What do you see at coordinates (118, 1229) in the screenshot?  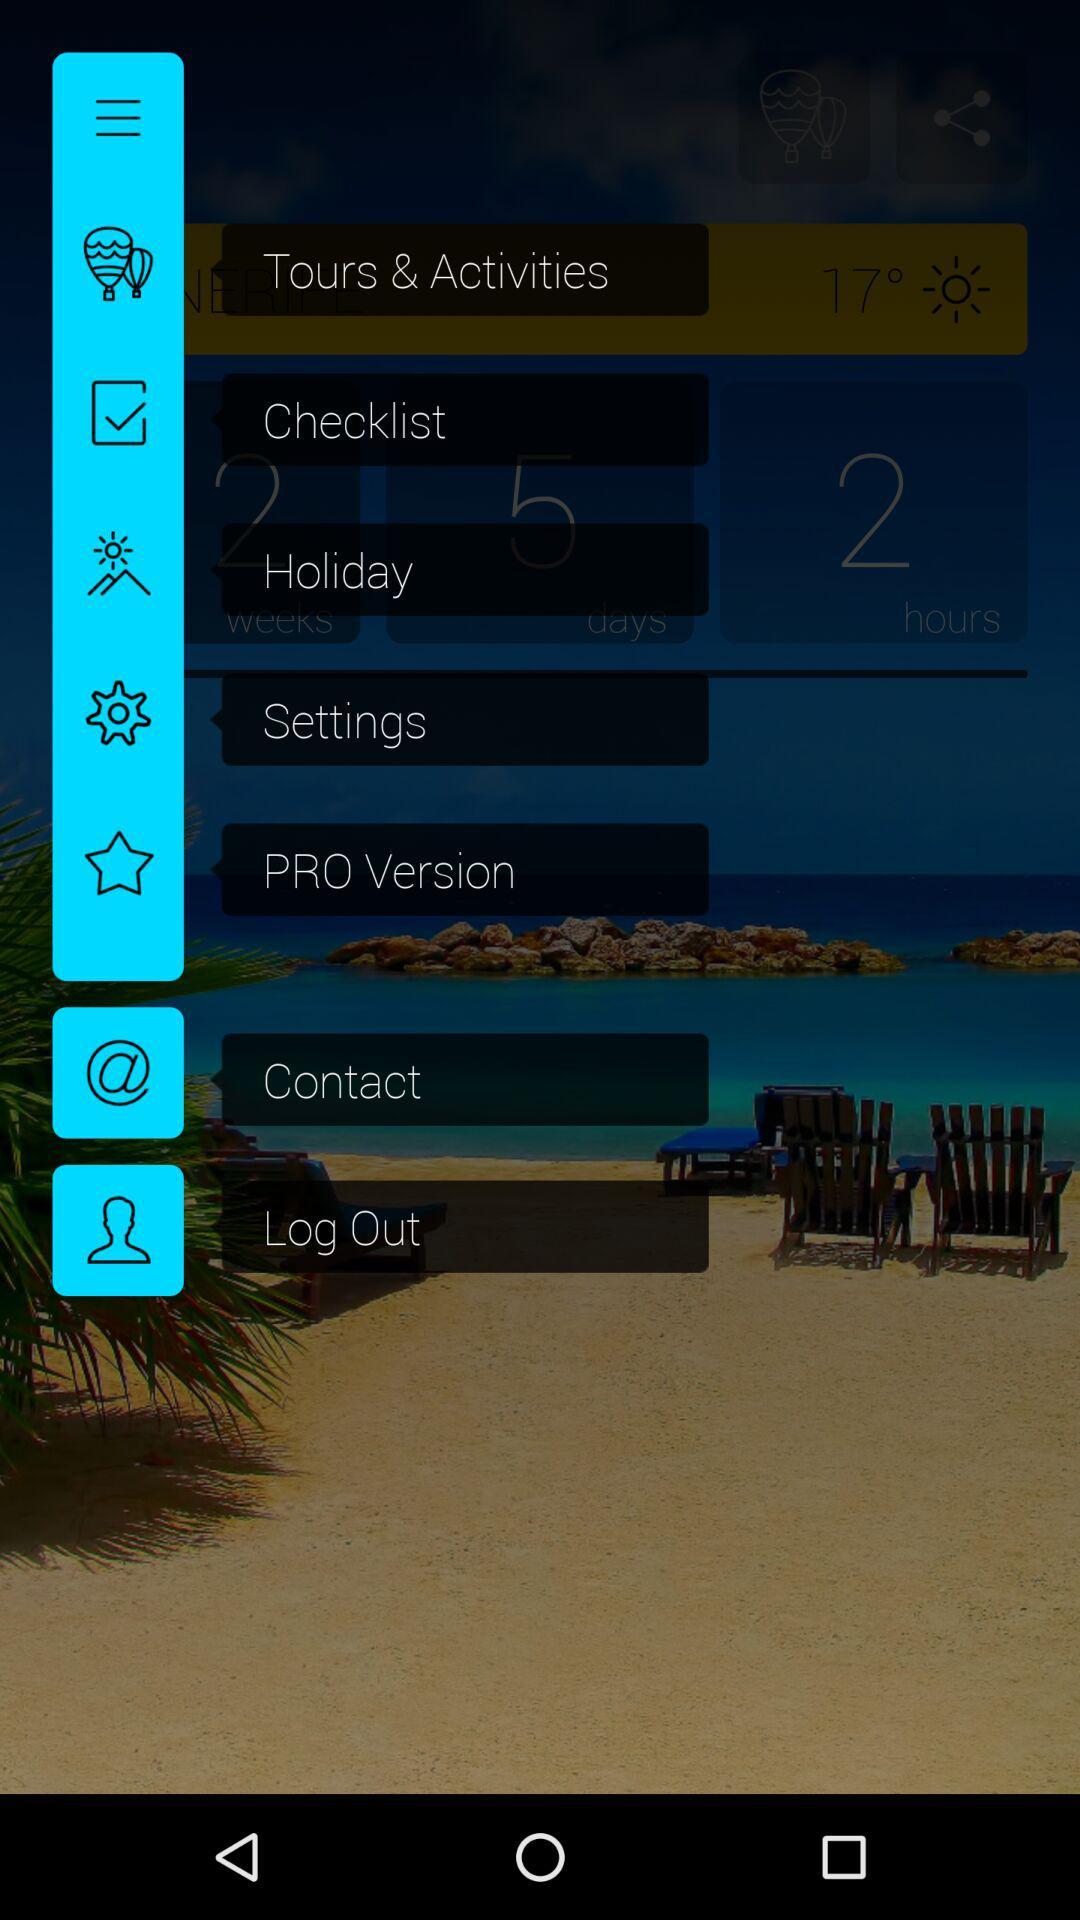 I see `the avatar icon` at bounding box center [118, 1229].